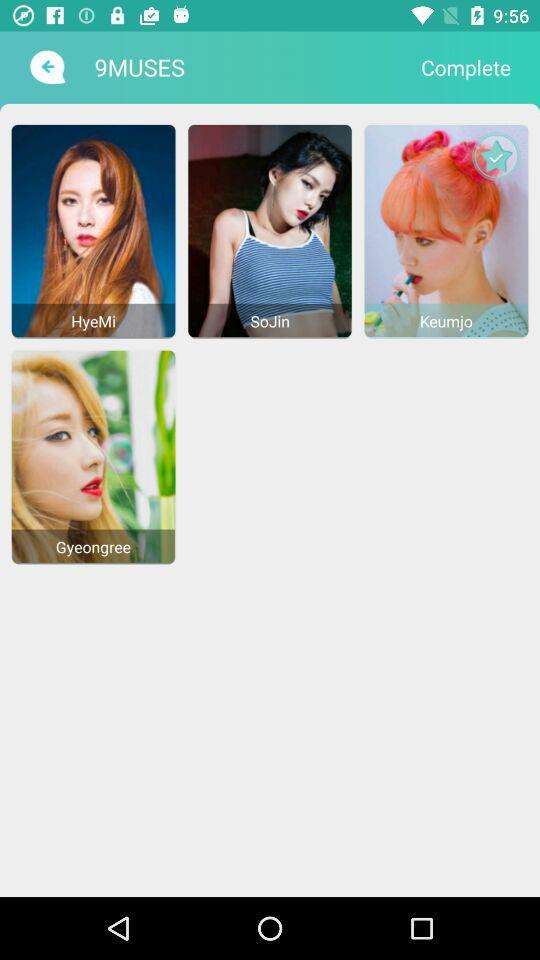  Describe the element at coordinates (466, 67) in the screenshot. I see `the icon to the right of the 9muses` at that location.